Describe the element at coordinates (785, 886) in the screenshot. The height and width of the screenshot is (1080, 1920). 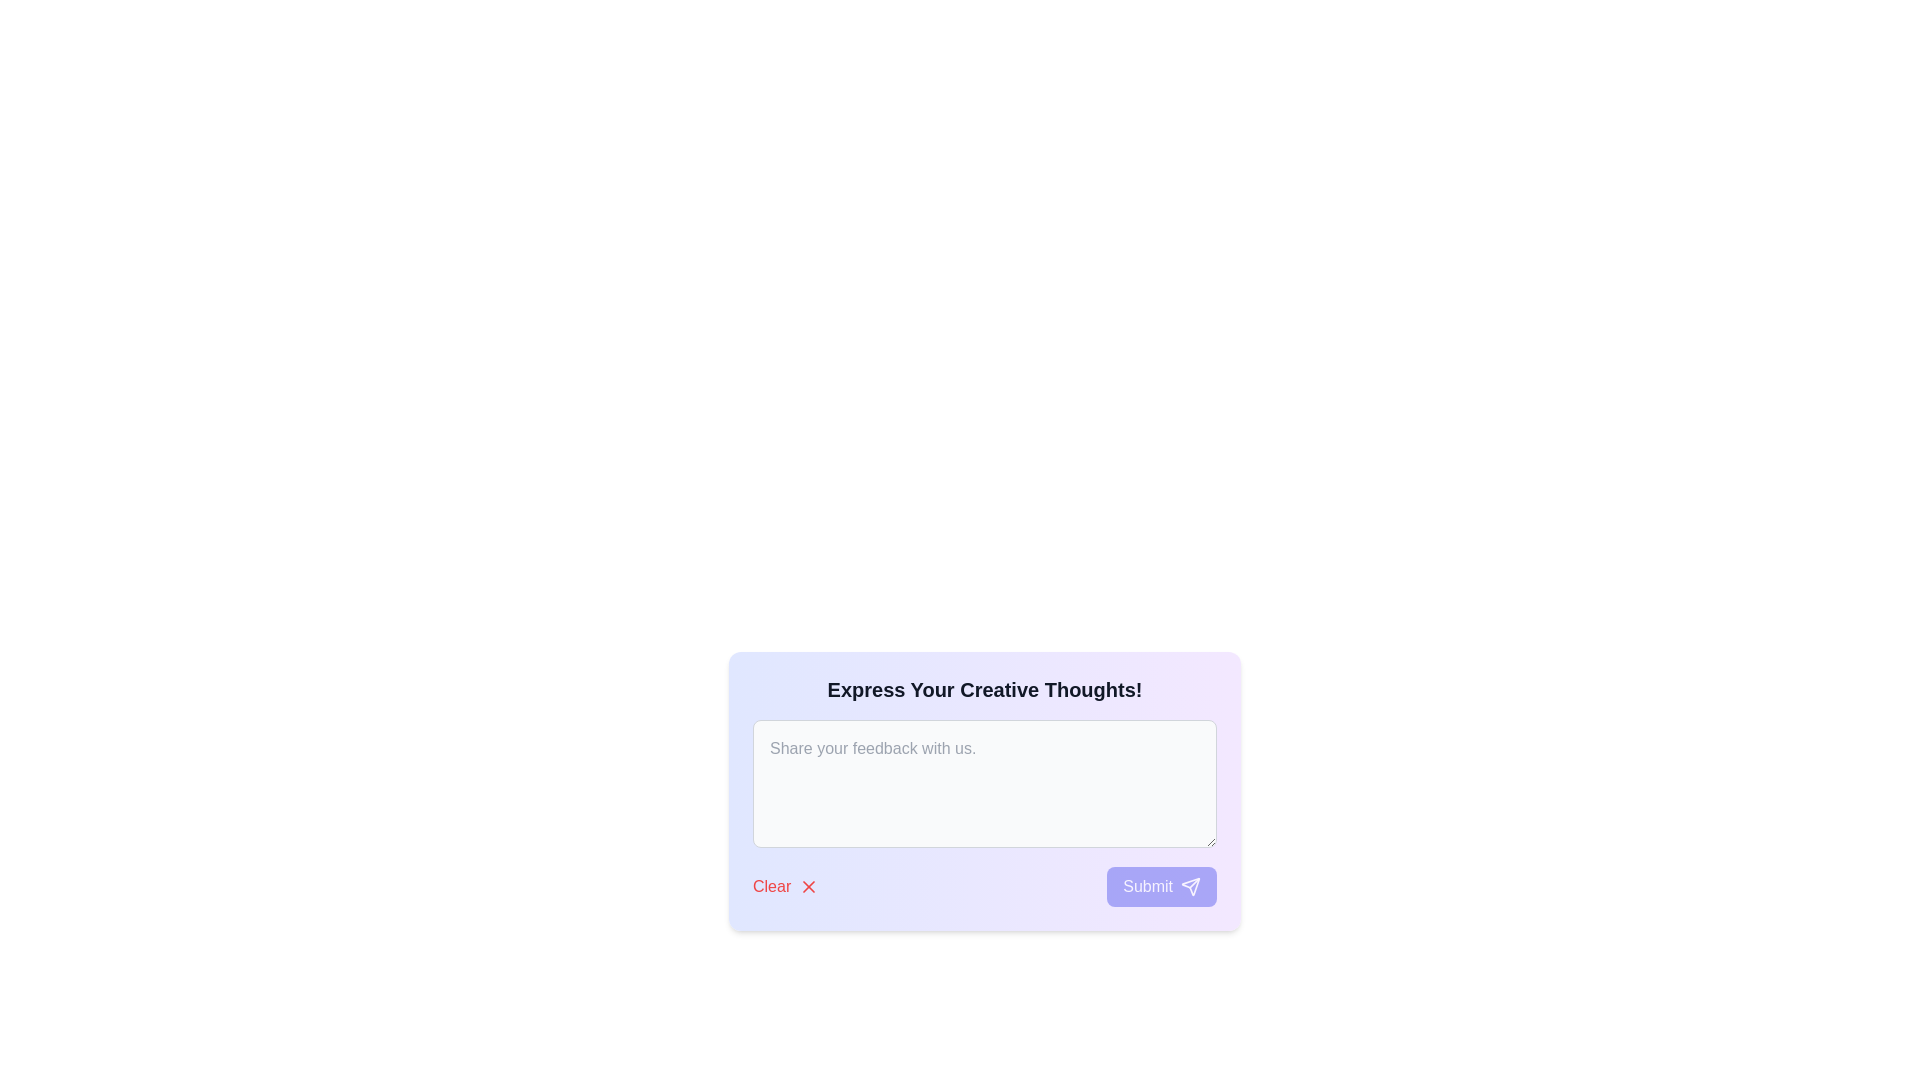
I see `the button that serves to clear or reset input fields, located in the bottom-left corner next to the 'Submit' button` at that location.